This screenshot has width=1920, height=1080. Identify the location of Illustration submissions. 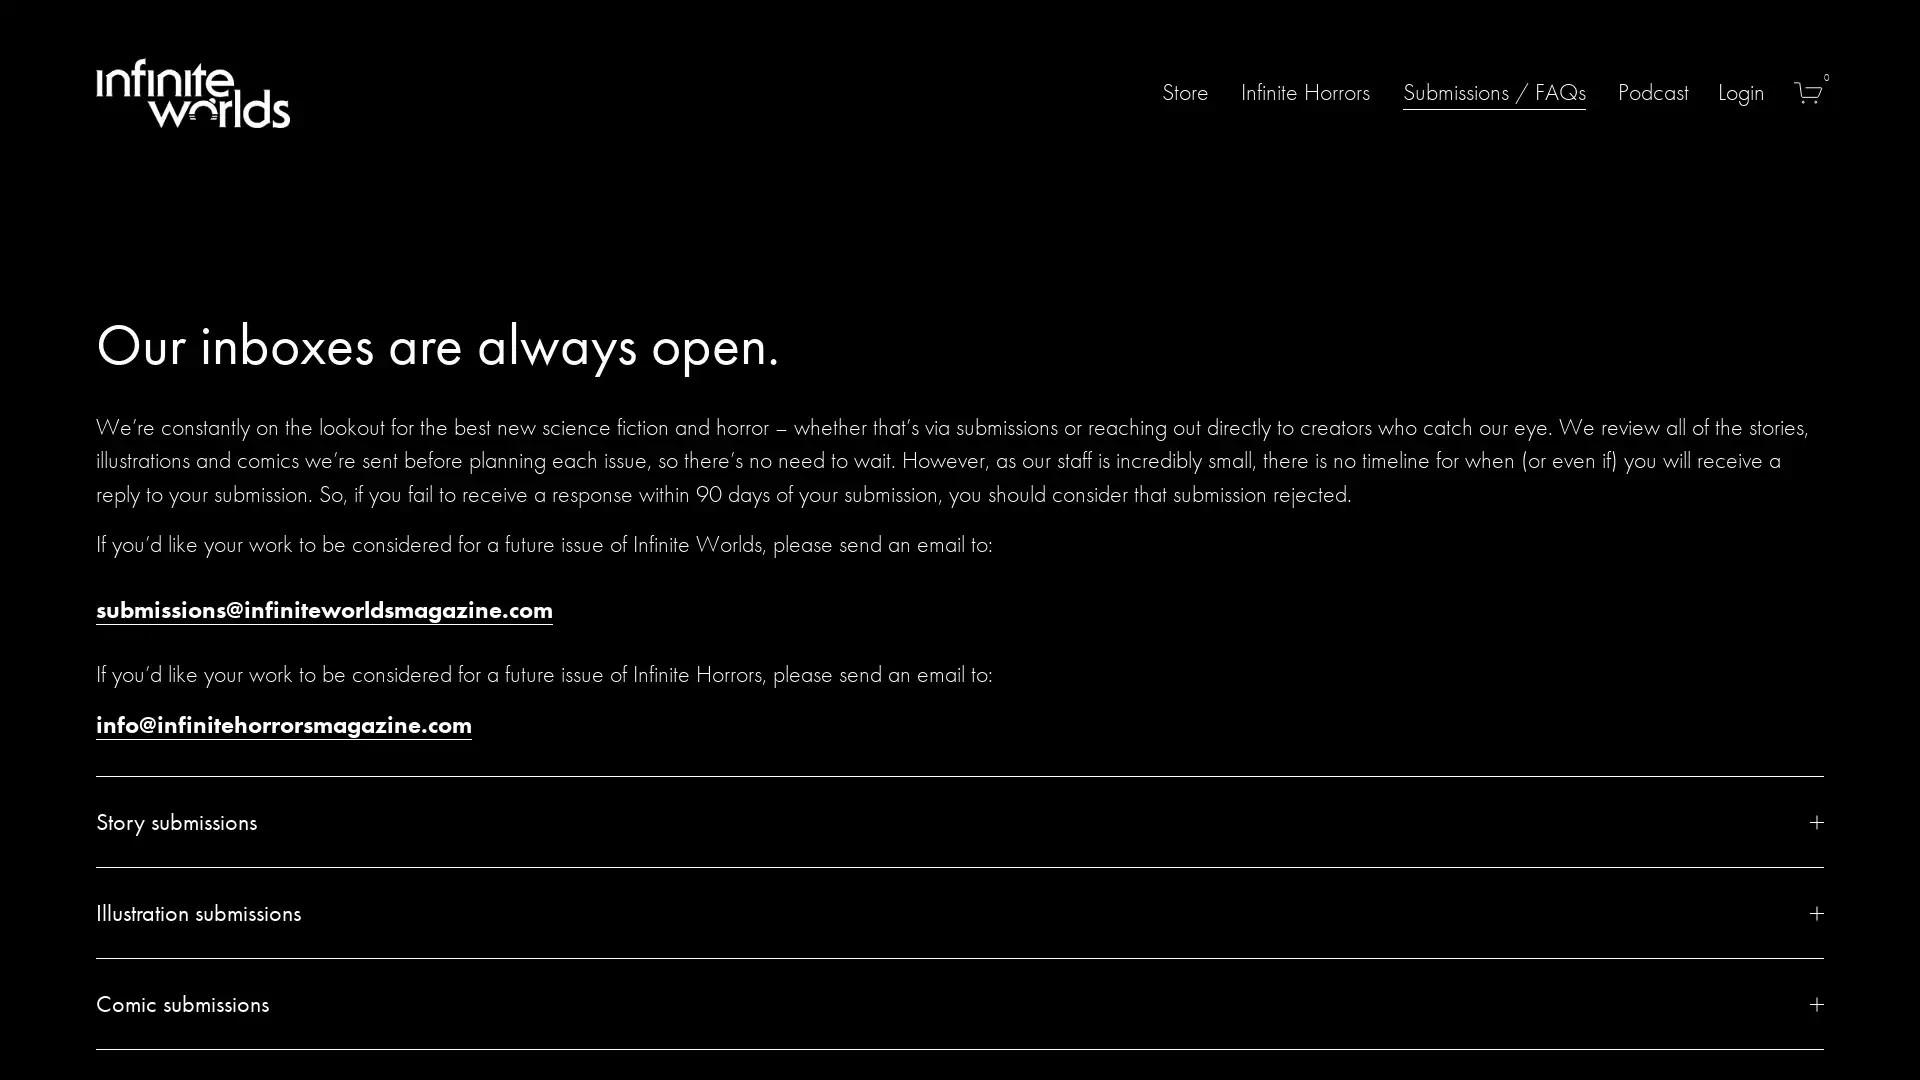
(960, 913).